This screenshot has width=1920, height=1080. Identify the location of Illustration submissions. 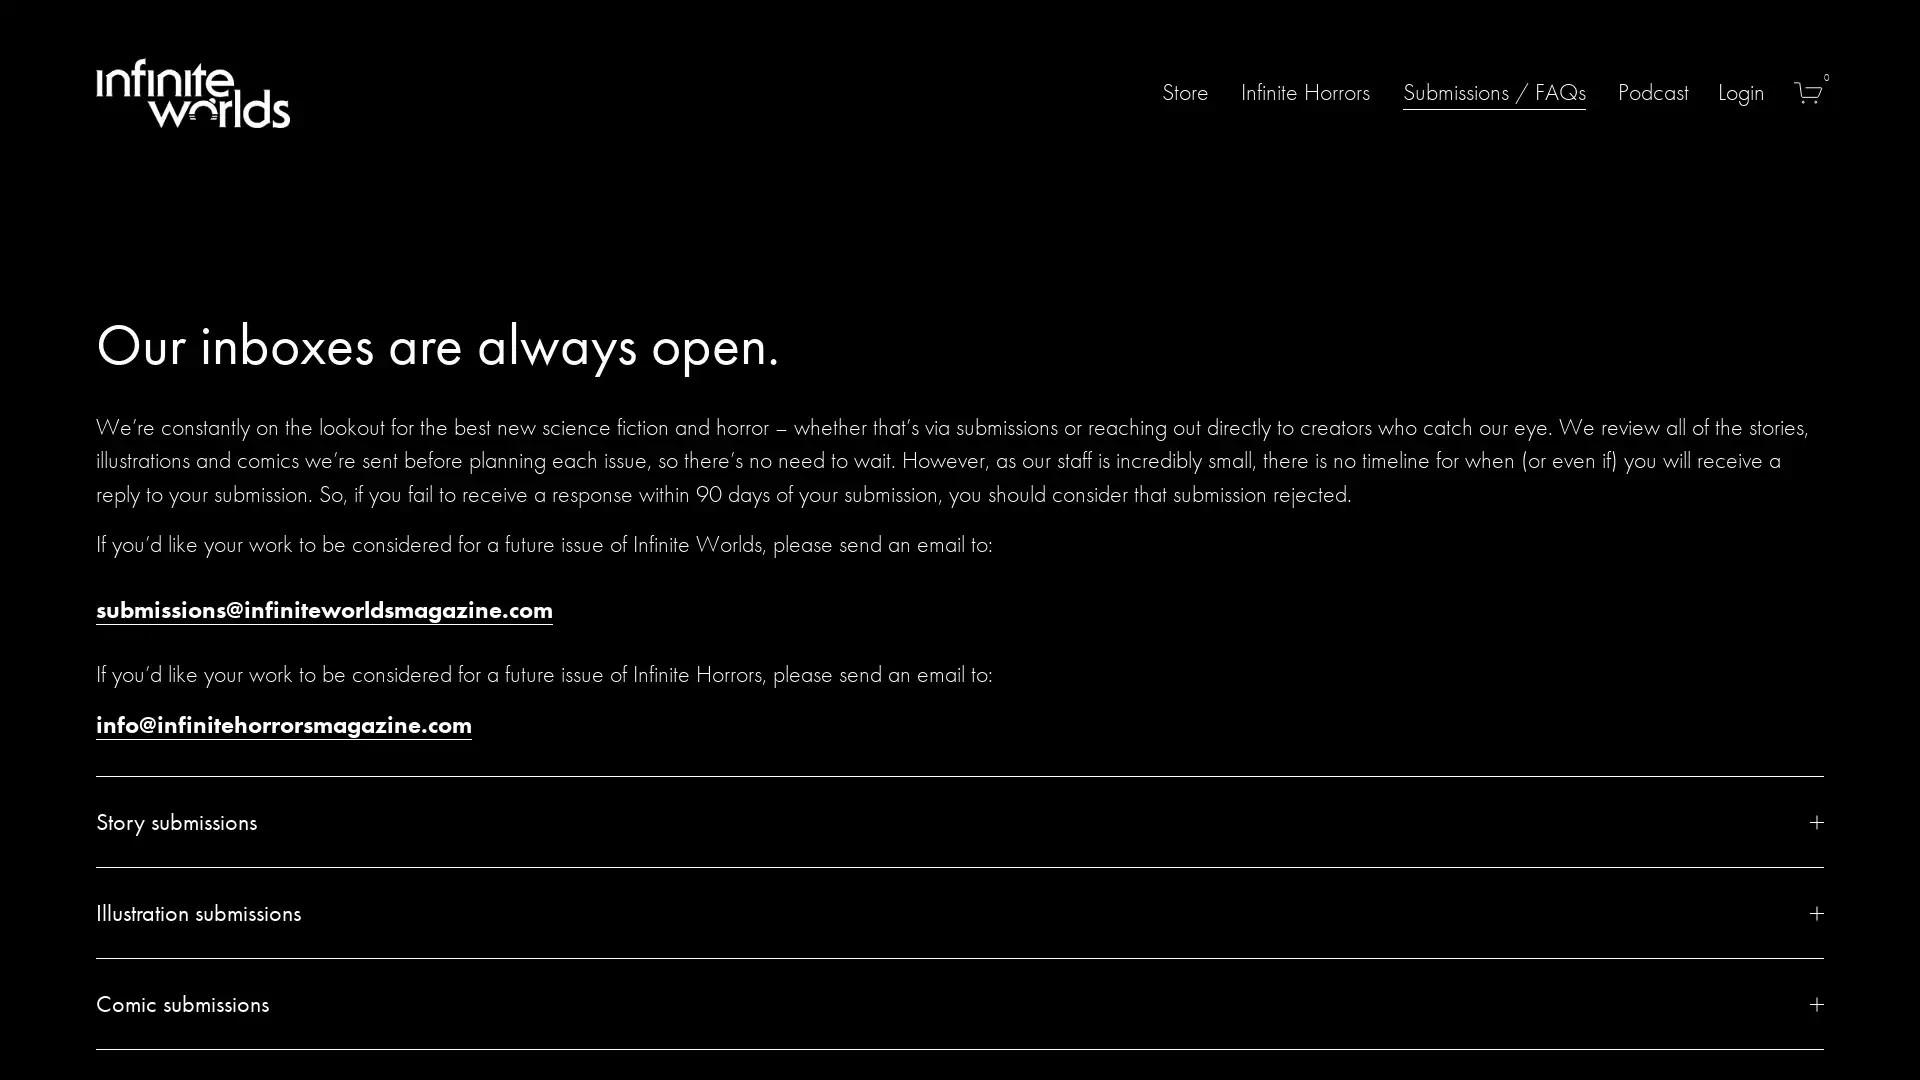
(960, 913).